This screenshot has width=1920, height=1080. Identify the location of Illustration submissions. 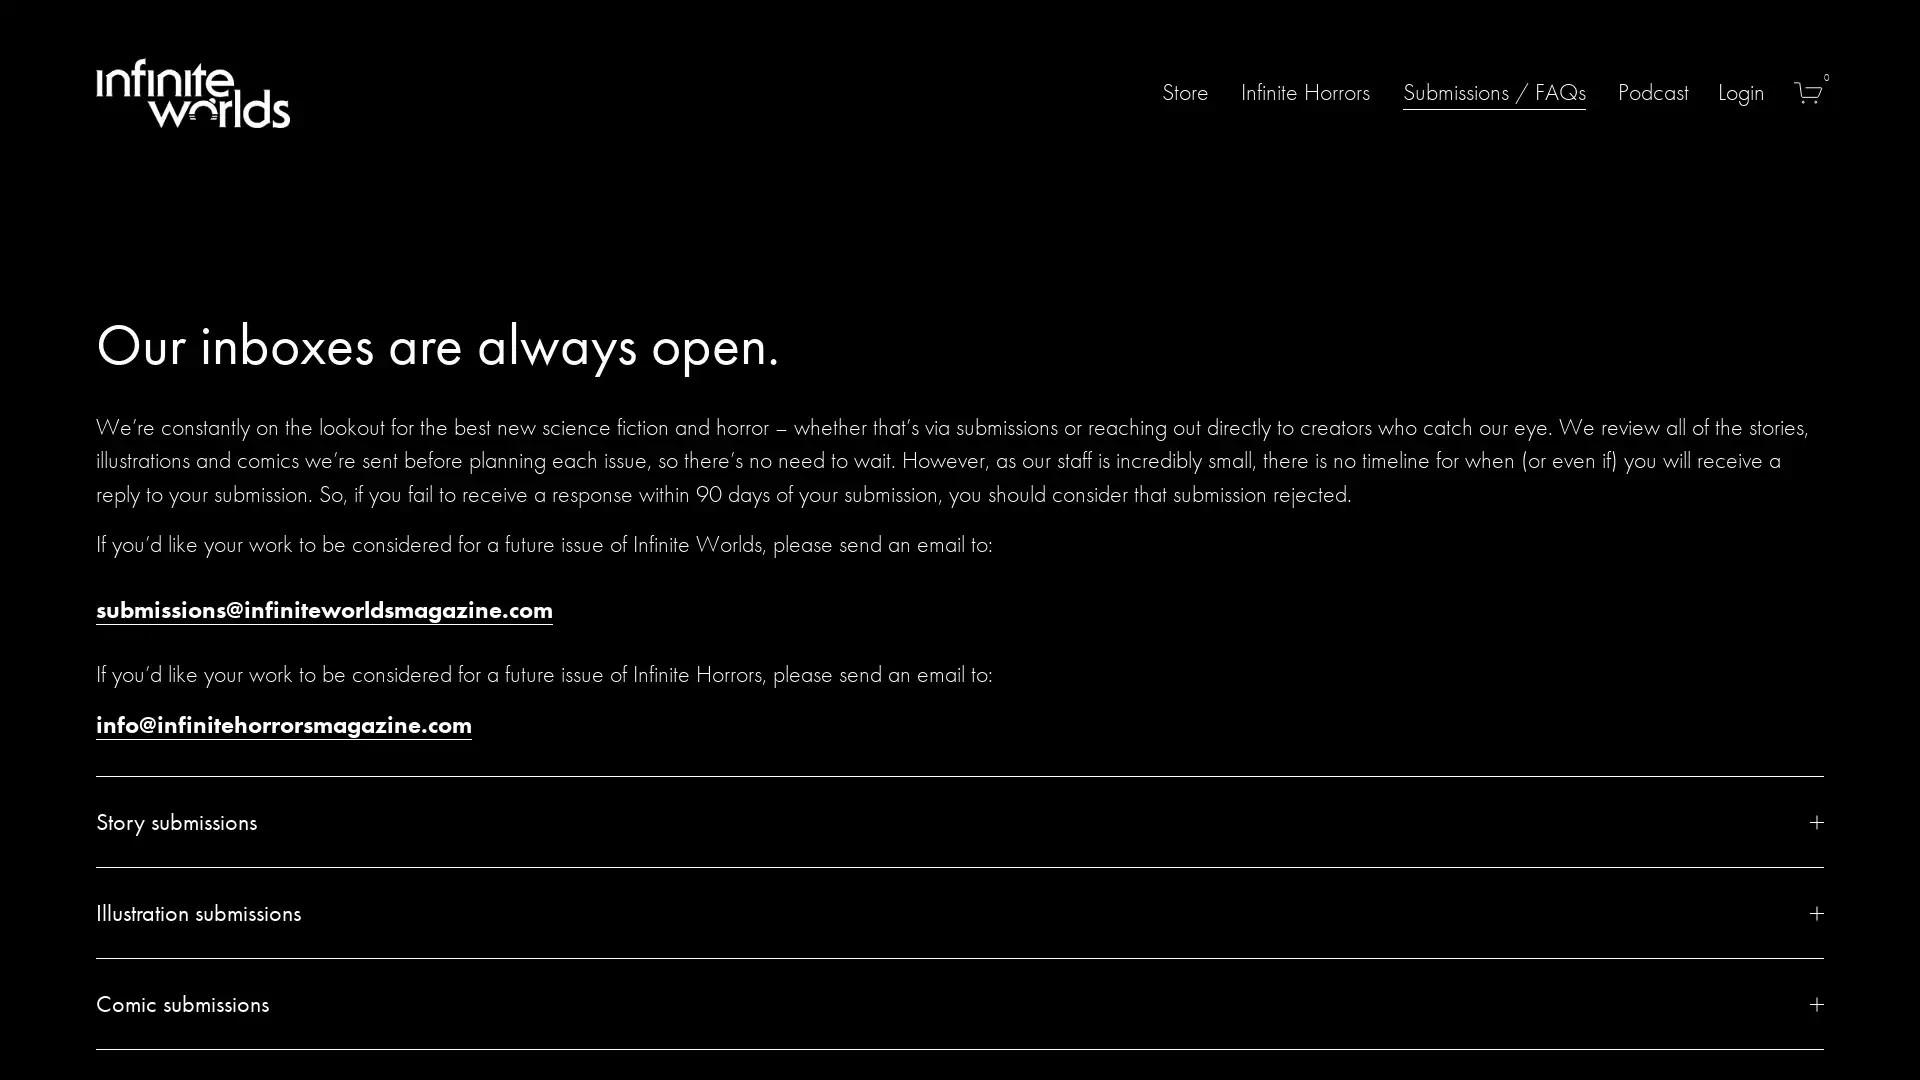
(960, 913).